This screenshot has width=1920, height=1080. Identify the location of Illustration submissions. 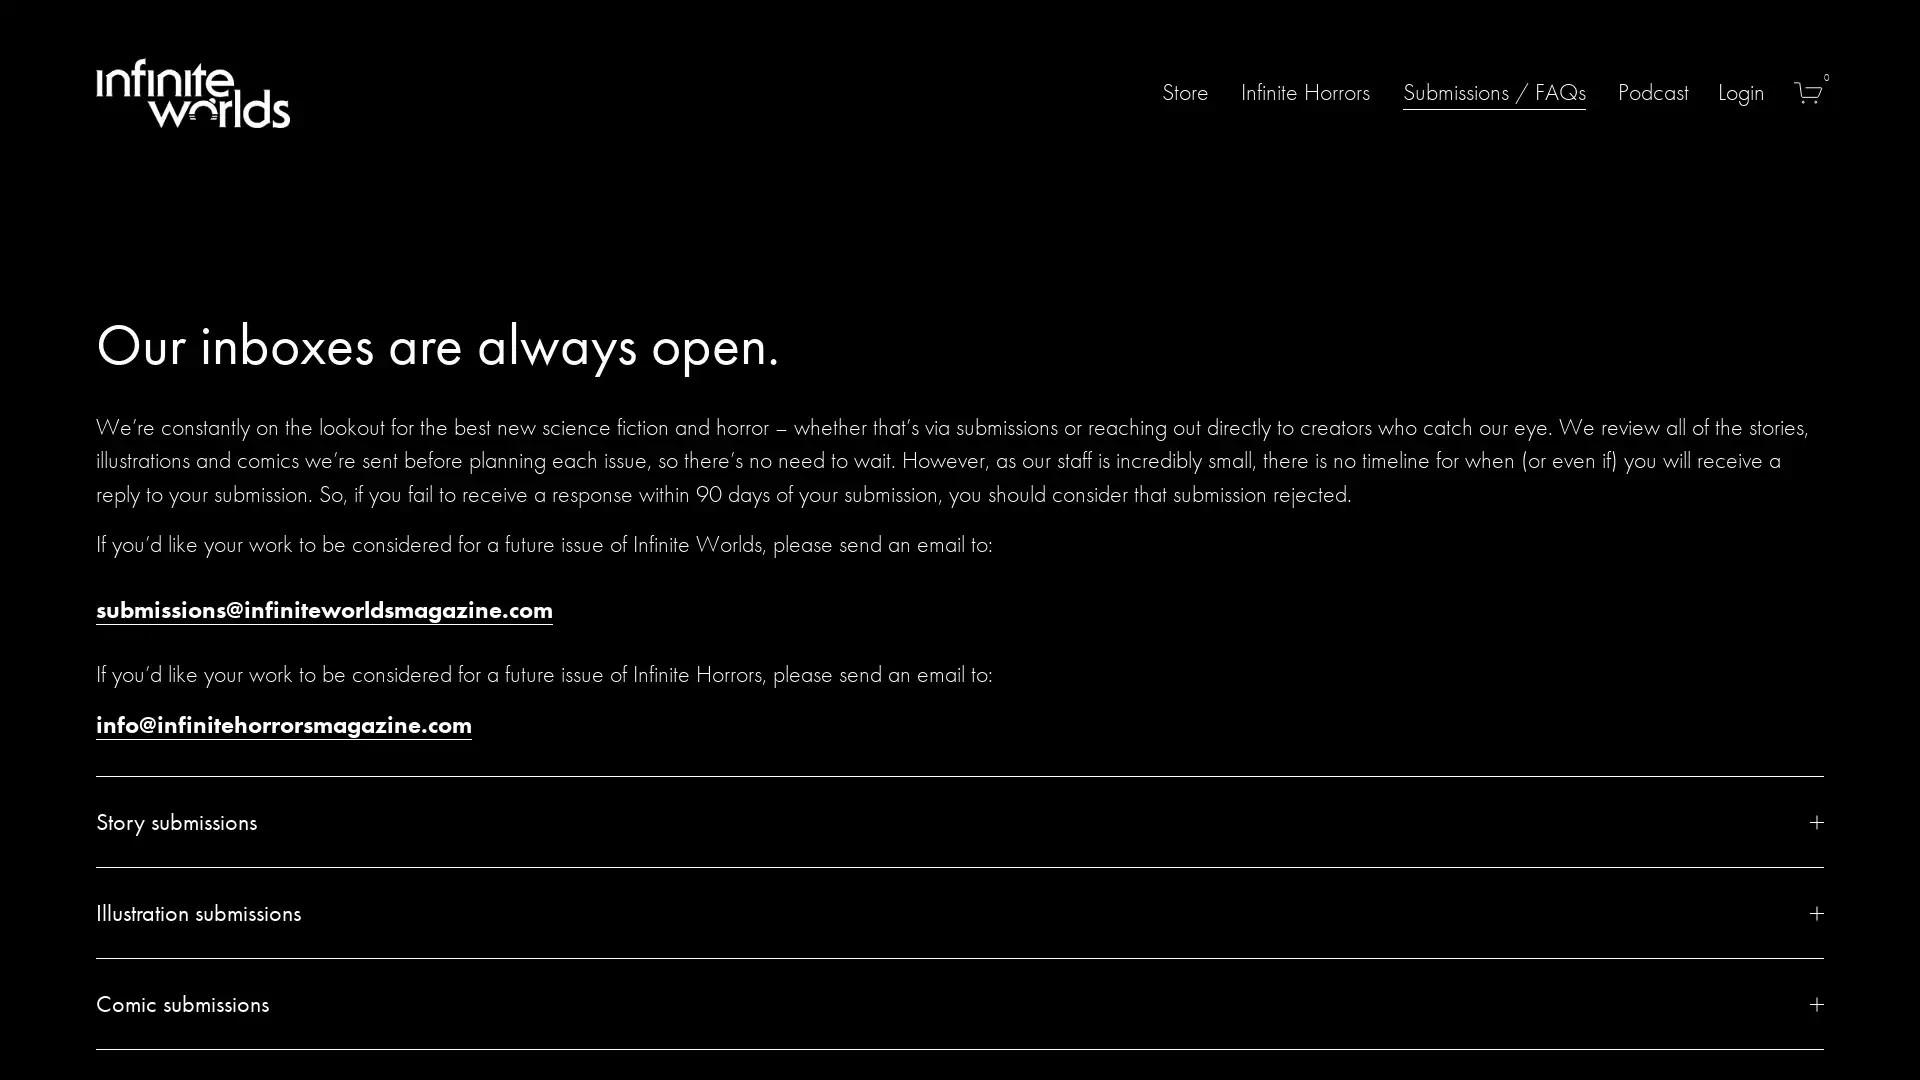
(960, 913).